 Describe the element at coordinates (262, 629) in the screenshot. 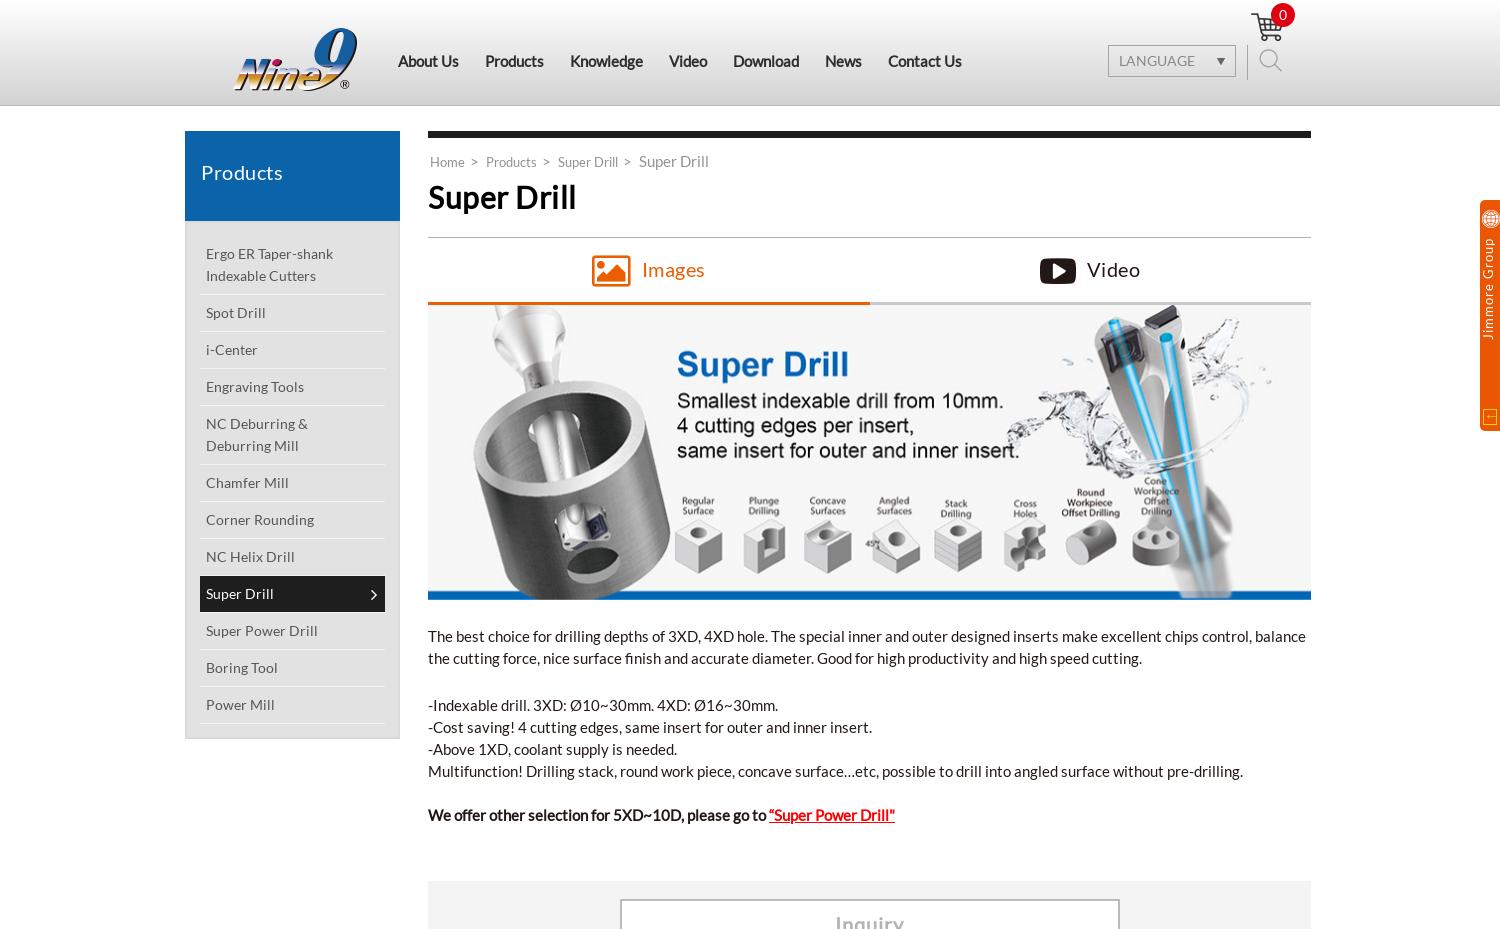

I see `'Super Power Drill'` at that location.